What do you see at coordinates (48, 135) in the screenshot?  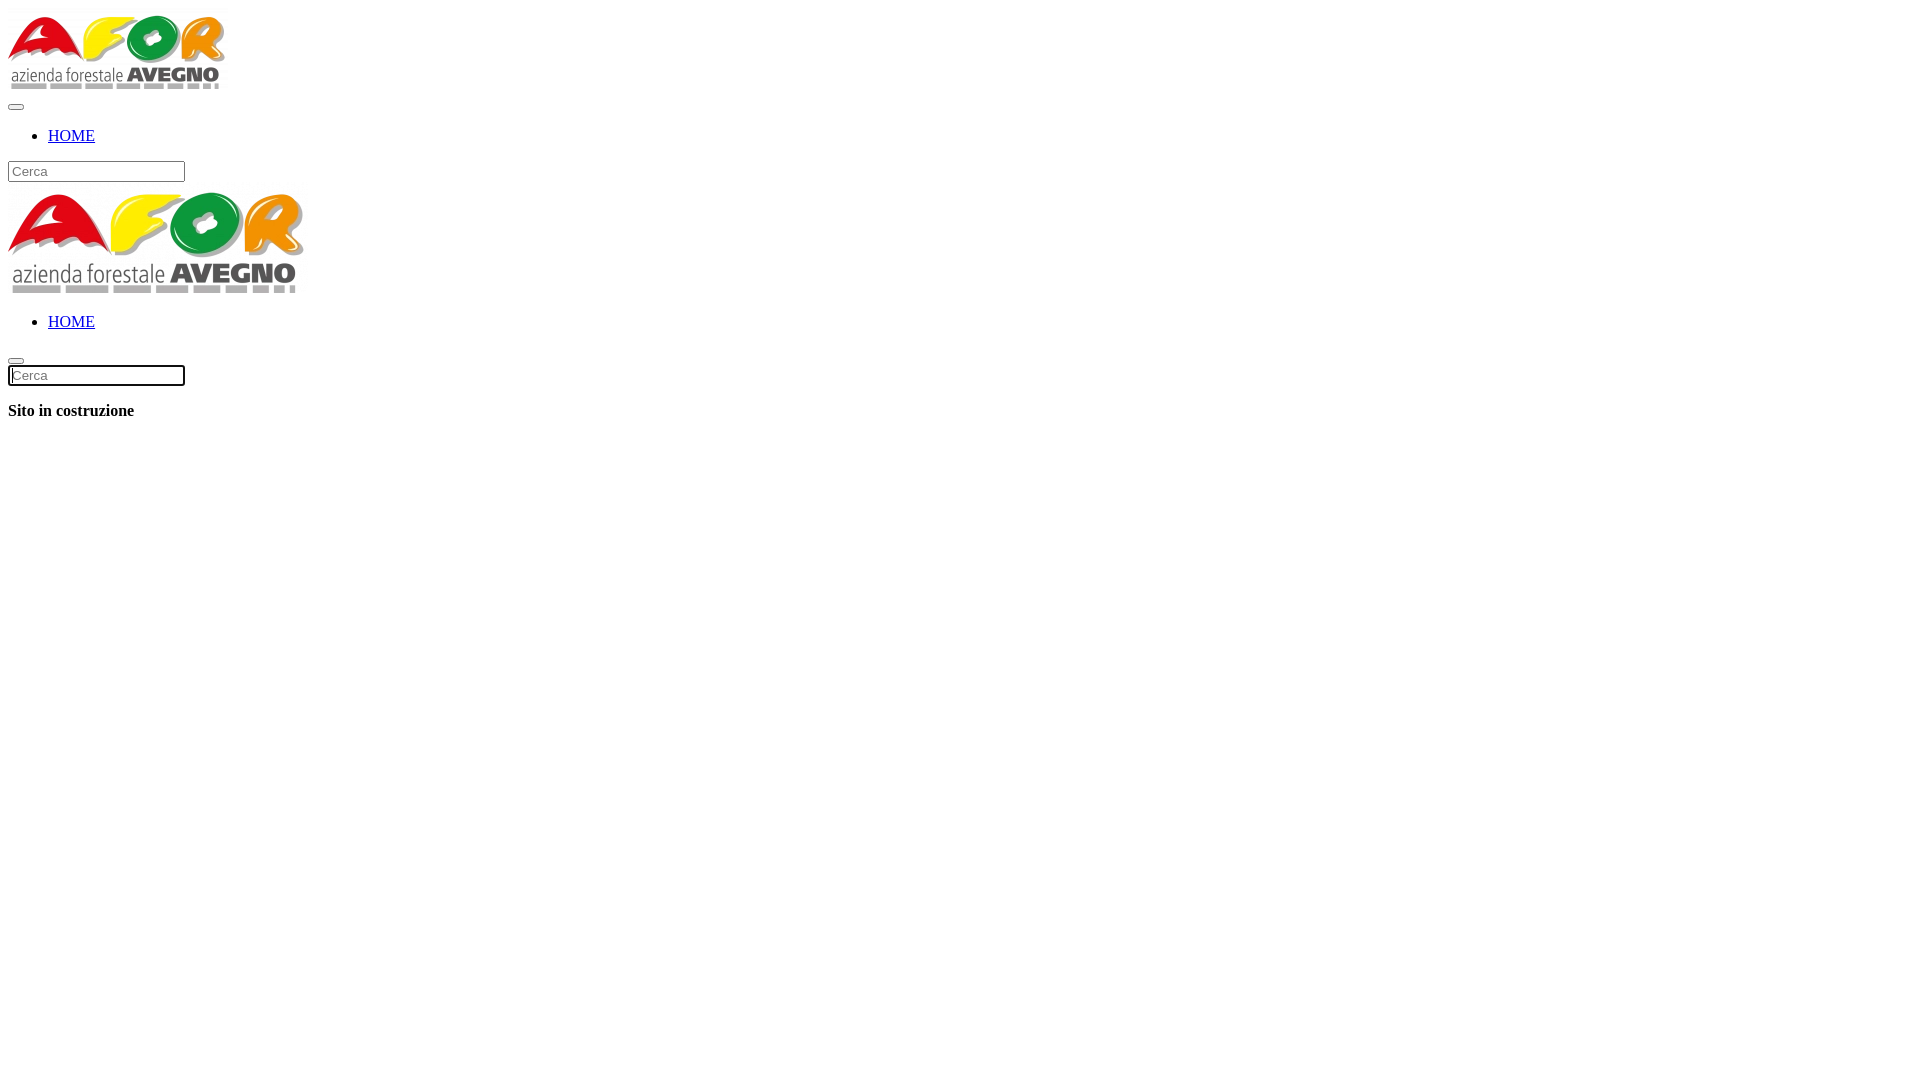 I see `'HOME'` at bounding box center [48, 135].